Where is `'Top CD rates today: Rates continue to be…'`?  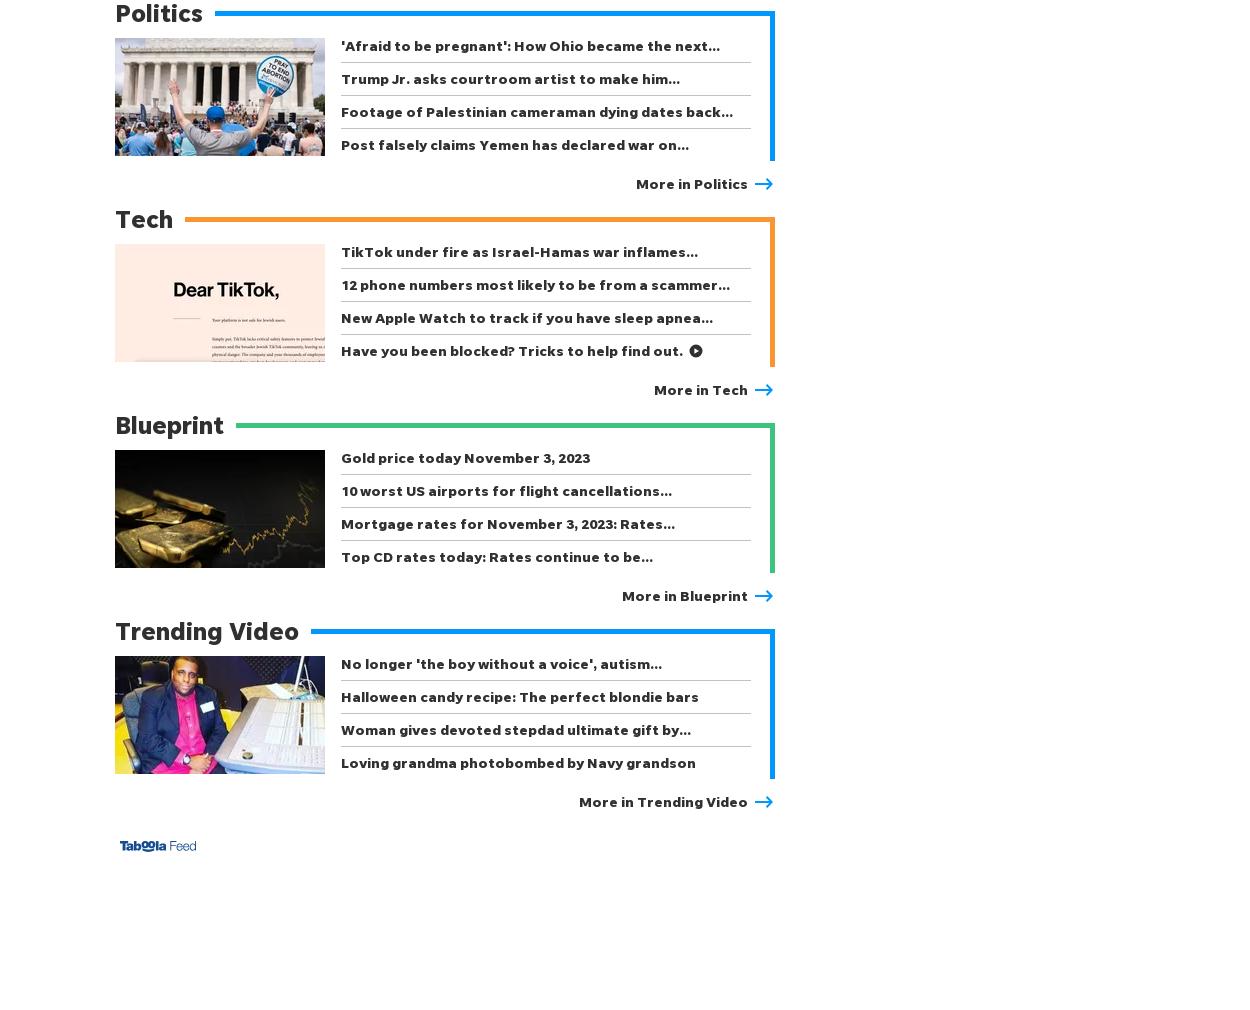 'Top CD rates today: Rates continue to be…' is located at coordinates (496, 555).